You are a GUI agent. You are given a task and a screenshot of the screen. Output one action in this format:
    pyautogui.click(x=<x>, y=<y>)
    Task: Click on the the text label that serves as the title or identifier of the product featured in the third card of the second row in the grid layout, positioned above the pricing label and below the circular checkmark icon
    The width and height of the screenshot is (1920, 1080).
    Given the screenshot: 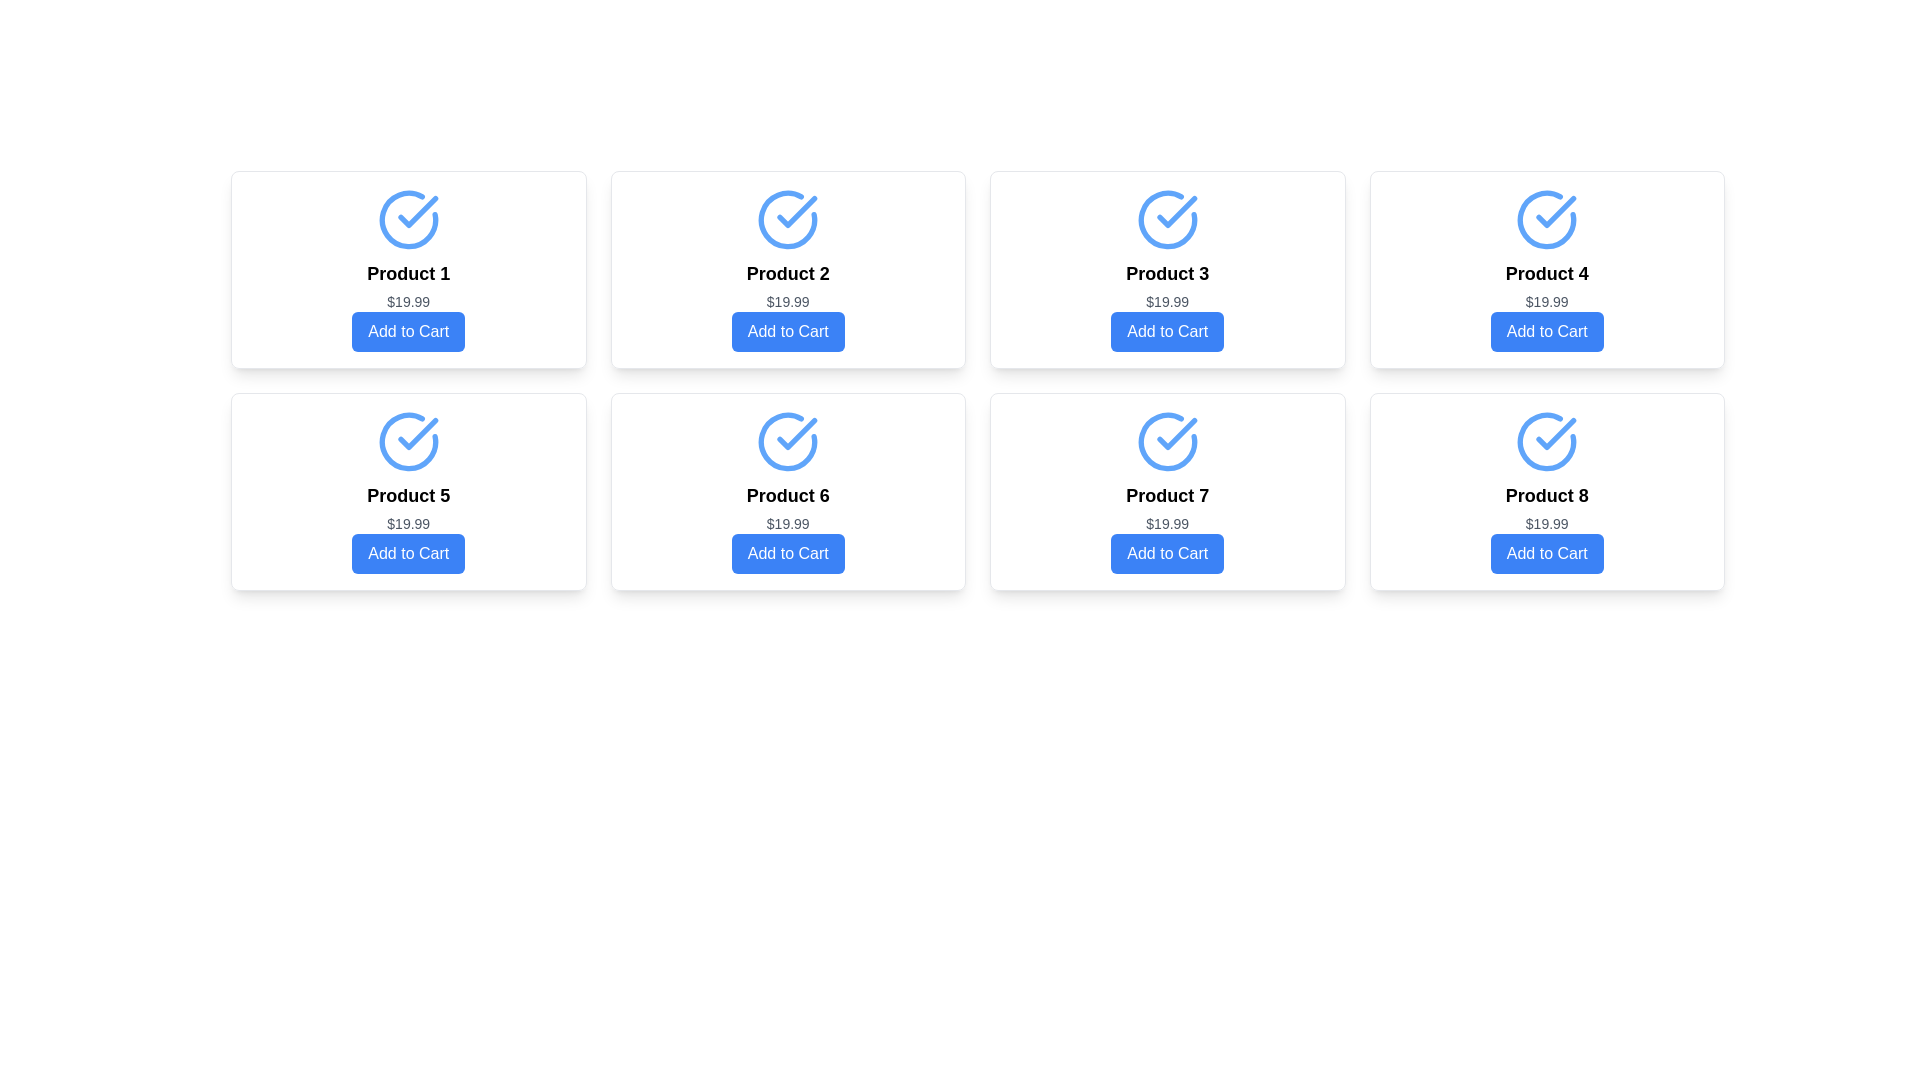 What is the action you would take?
    pyautogui.click(x=1167, y=495)
    